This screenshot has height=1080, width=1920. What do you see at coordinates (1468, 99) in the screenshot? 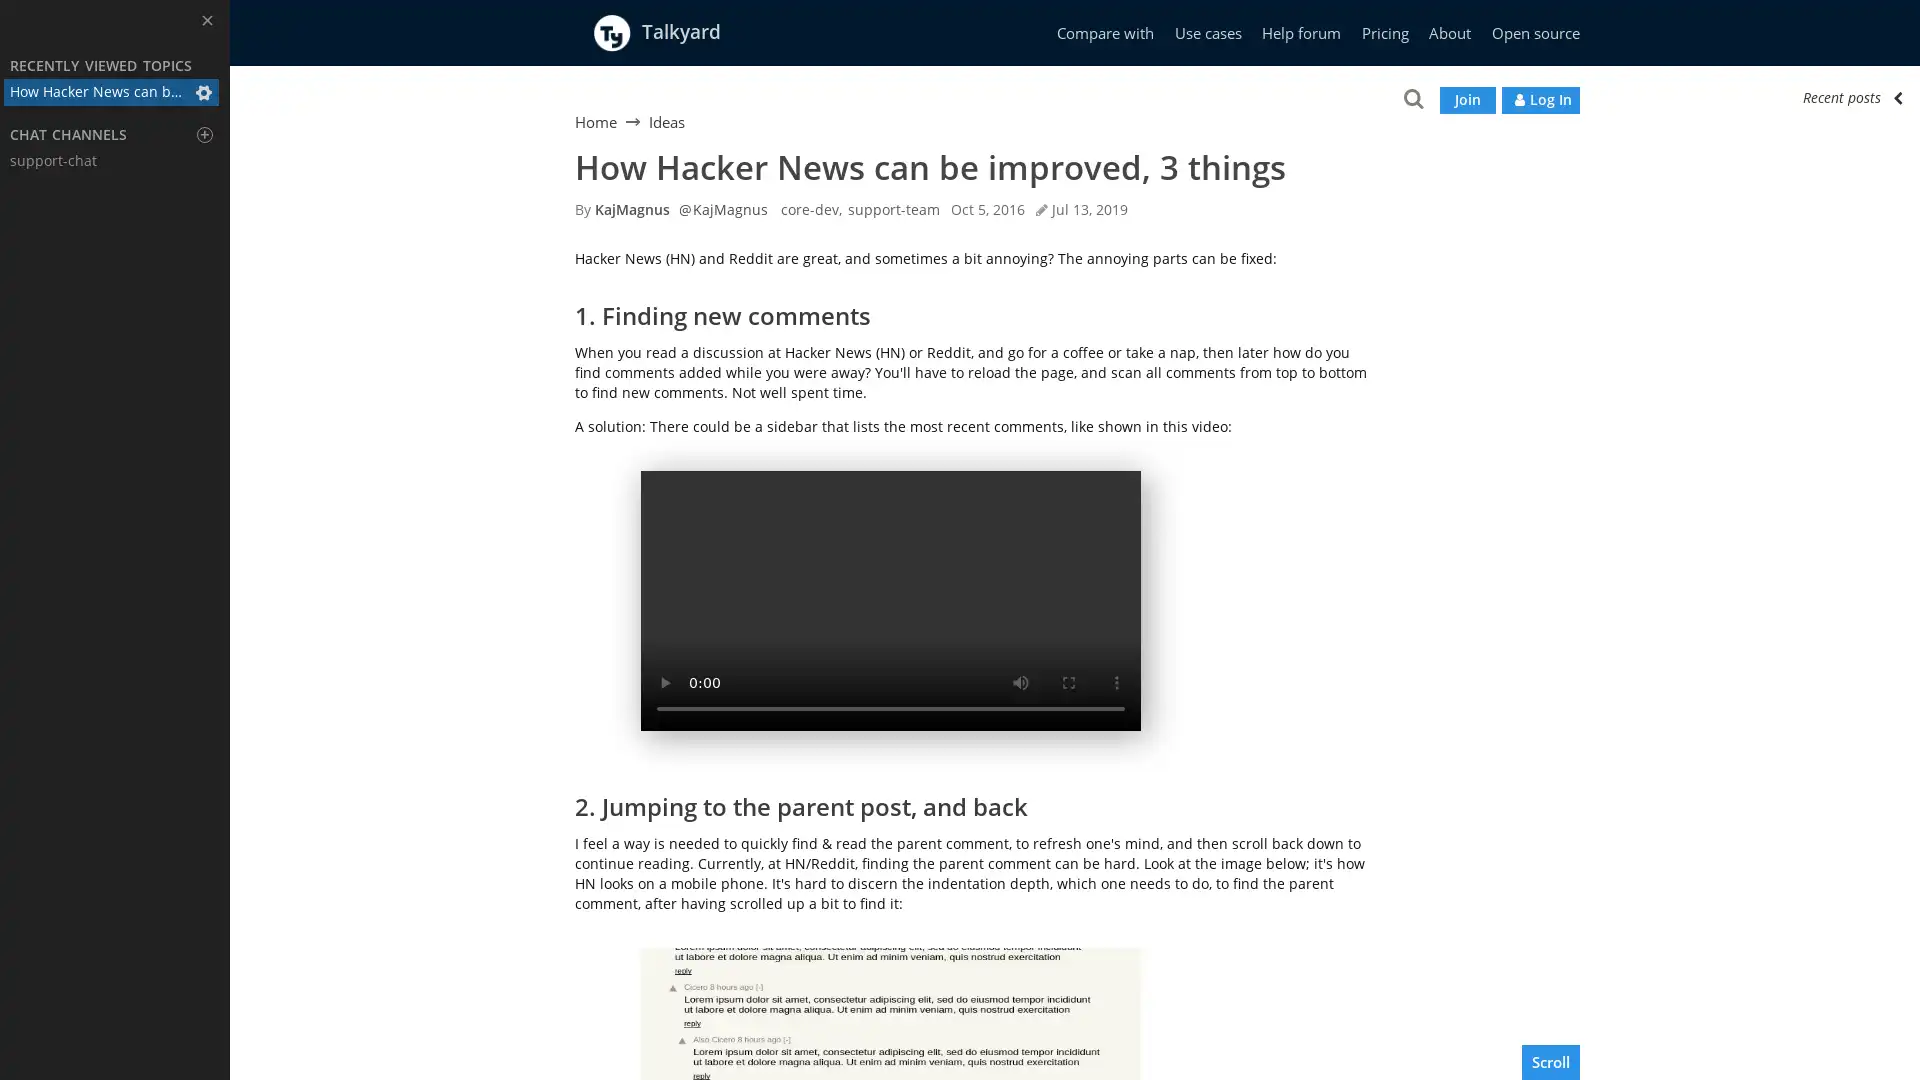
I see `Join` at bounding box center [1468, 99].